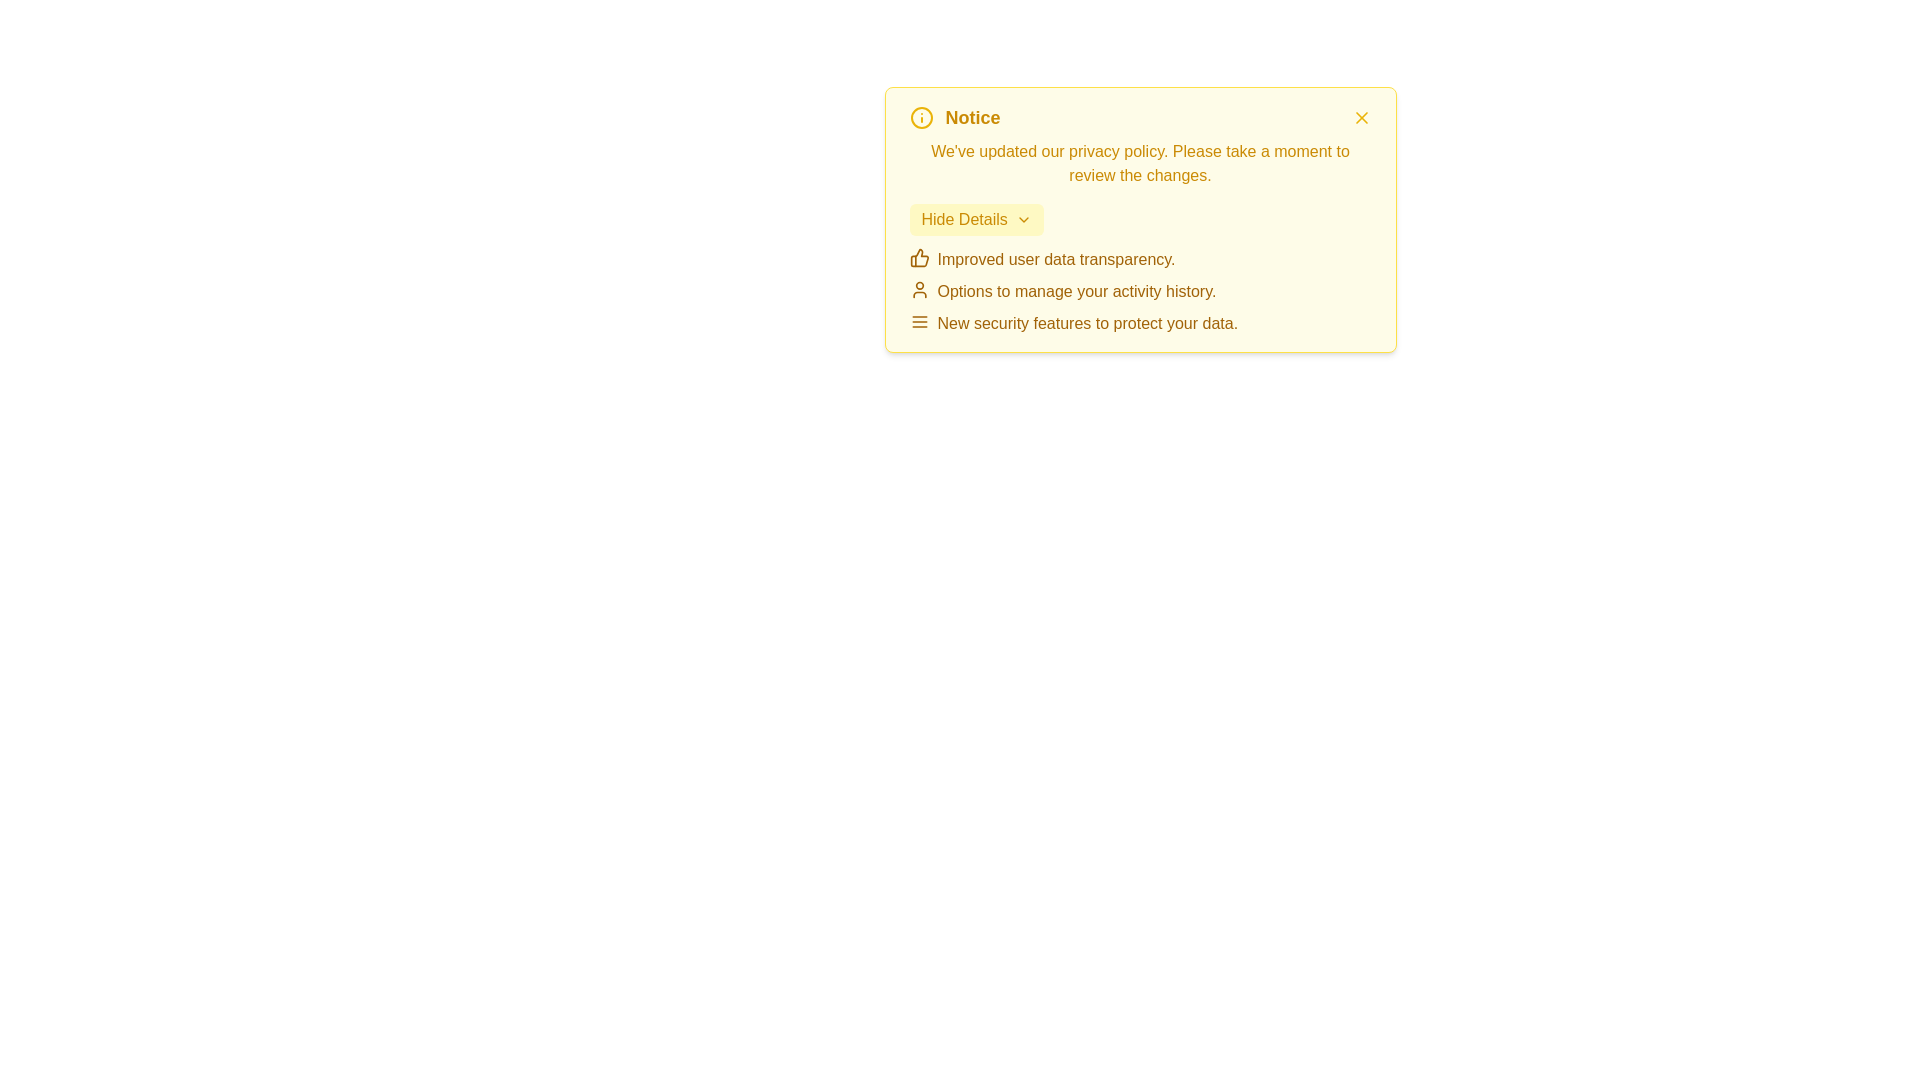  What do you see at coordinates (1360, 118) in the screenshot?
I see `the close or dismiss button represented by an 'X' icon located in the top-right corner of the yellowish notification box labeled 'Notice'` at bounding box center [1360, 118].